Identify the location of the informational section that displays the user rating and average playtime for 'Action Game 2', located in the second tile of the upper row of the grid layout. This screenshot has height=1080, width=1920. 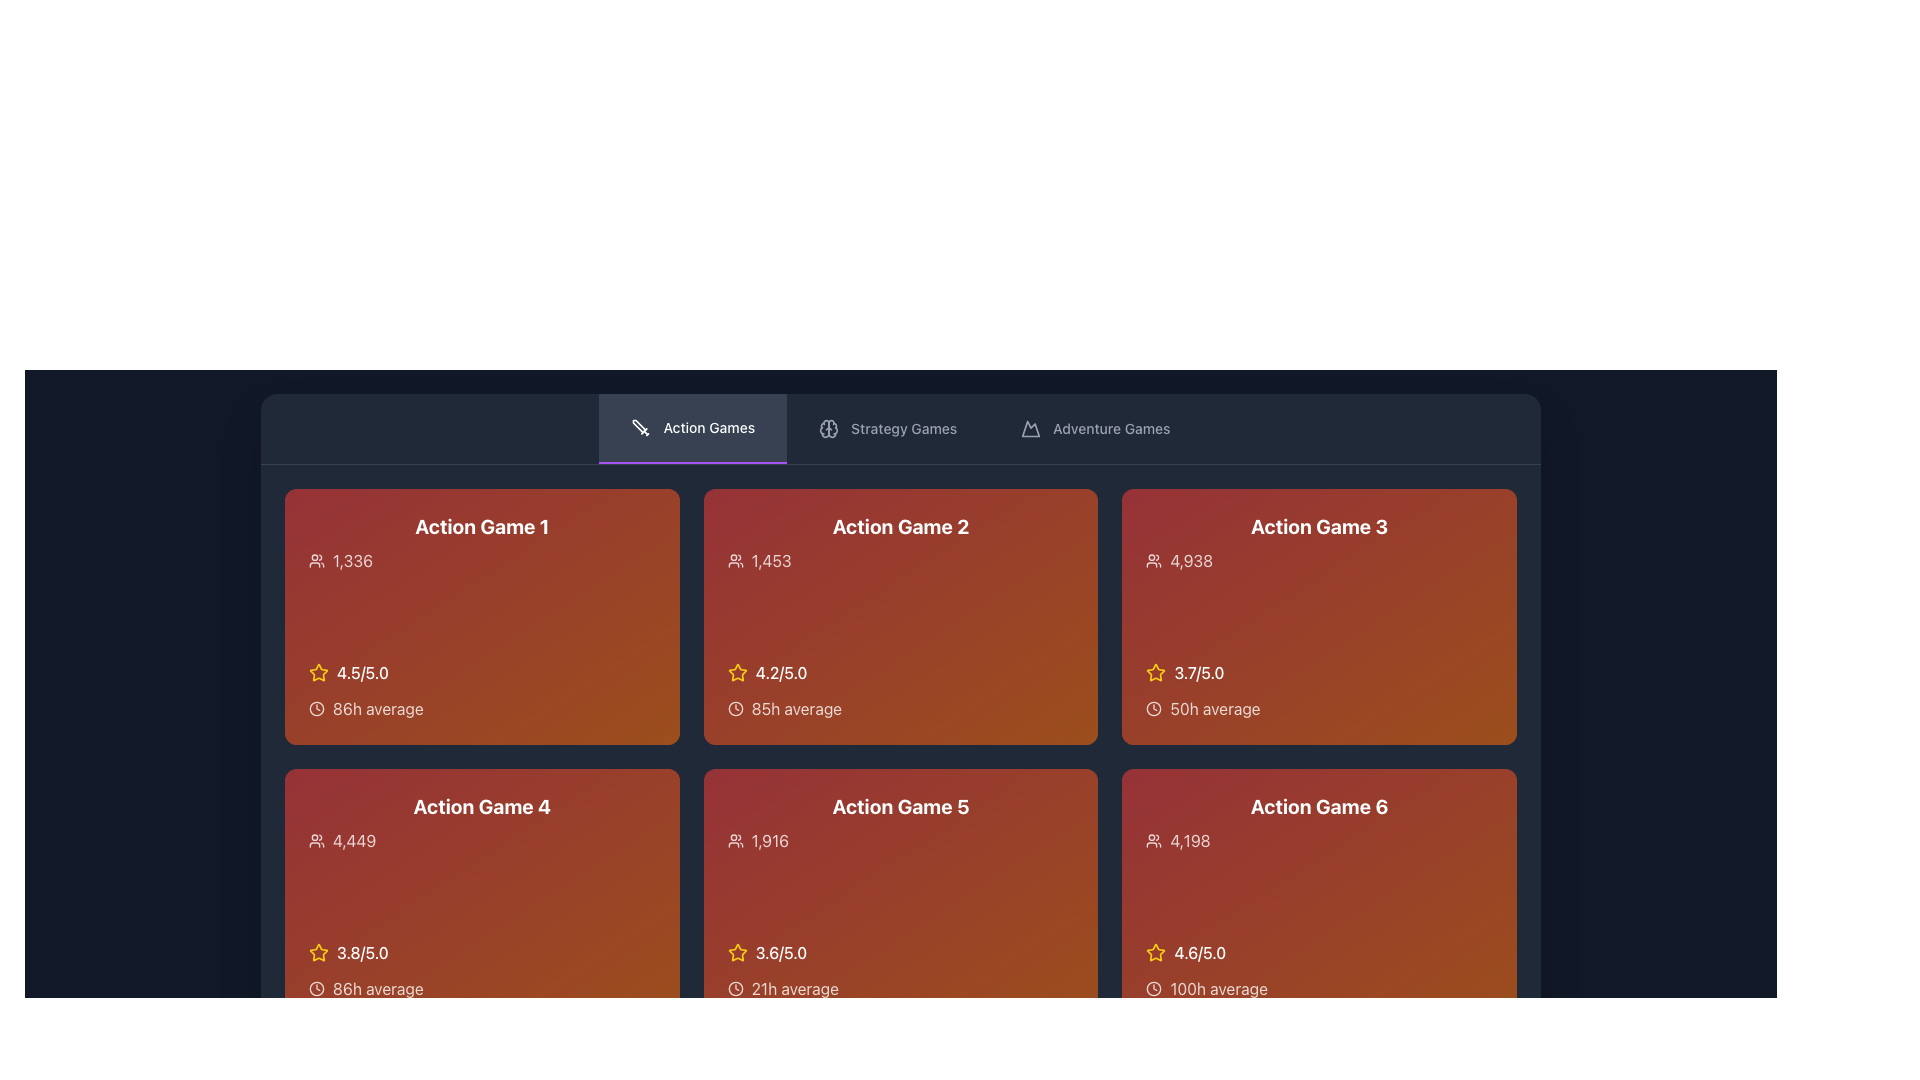
(900, 689).